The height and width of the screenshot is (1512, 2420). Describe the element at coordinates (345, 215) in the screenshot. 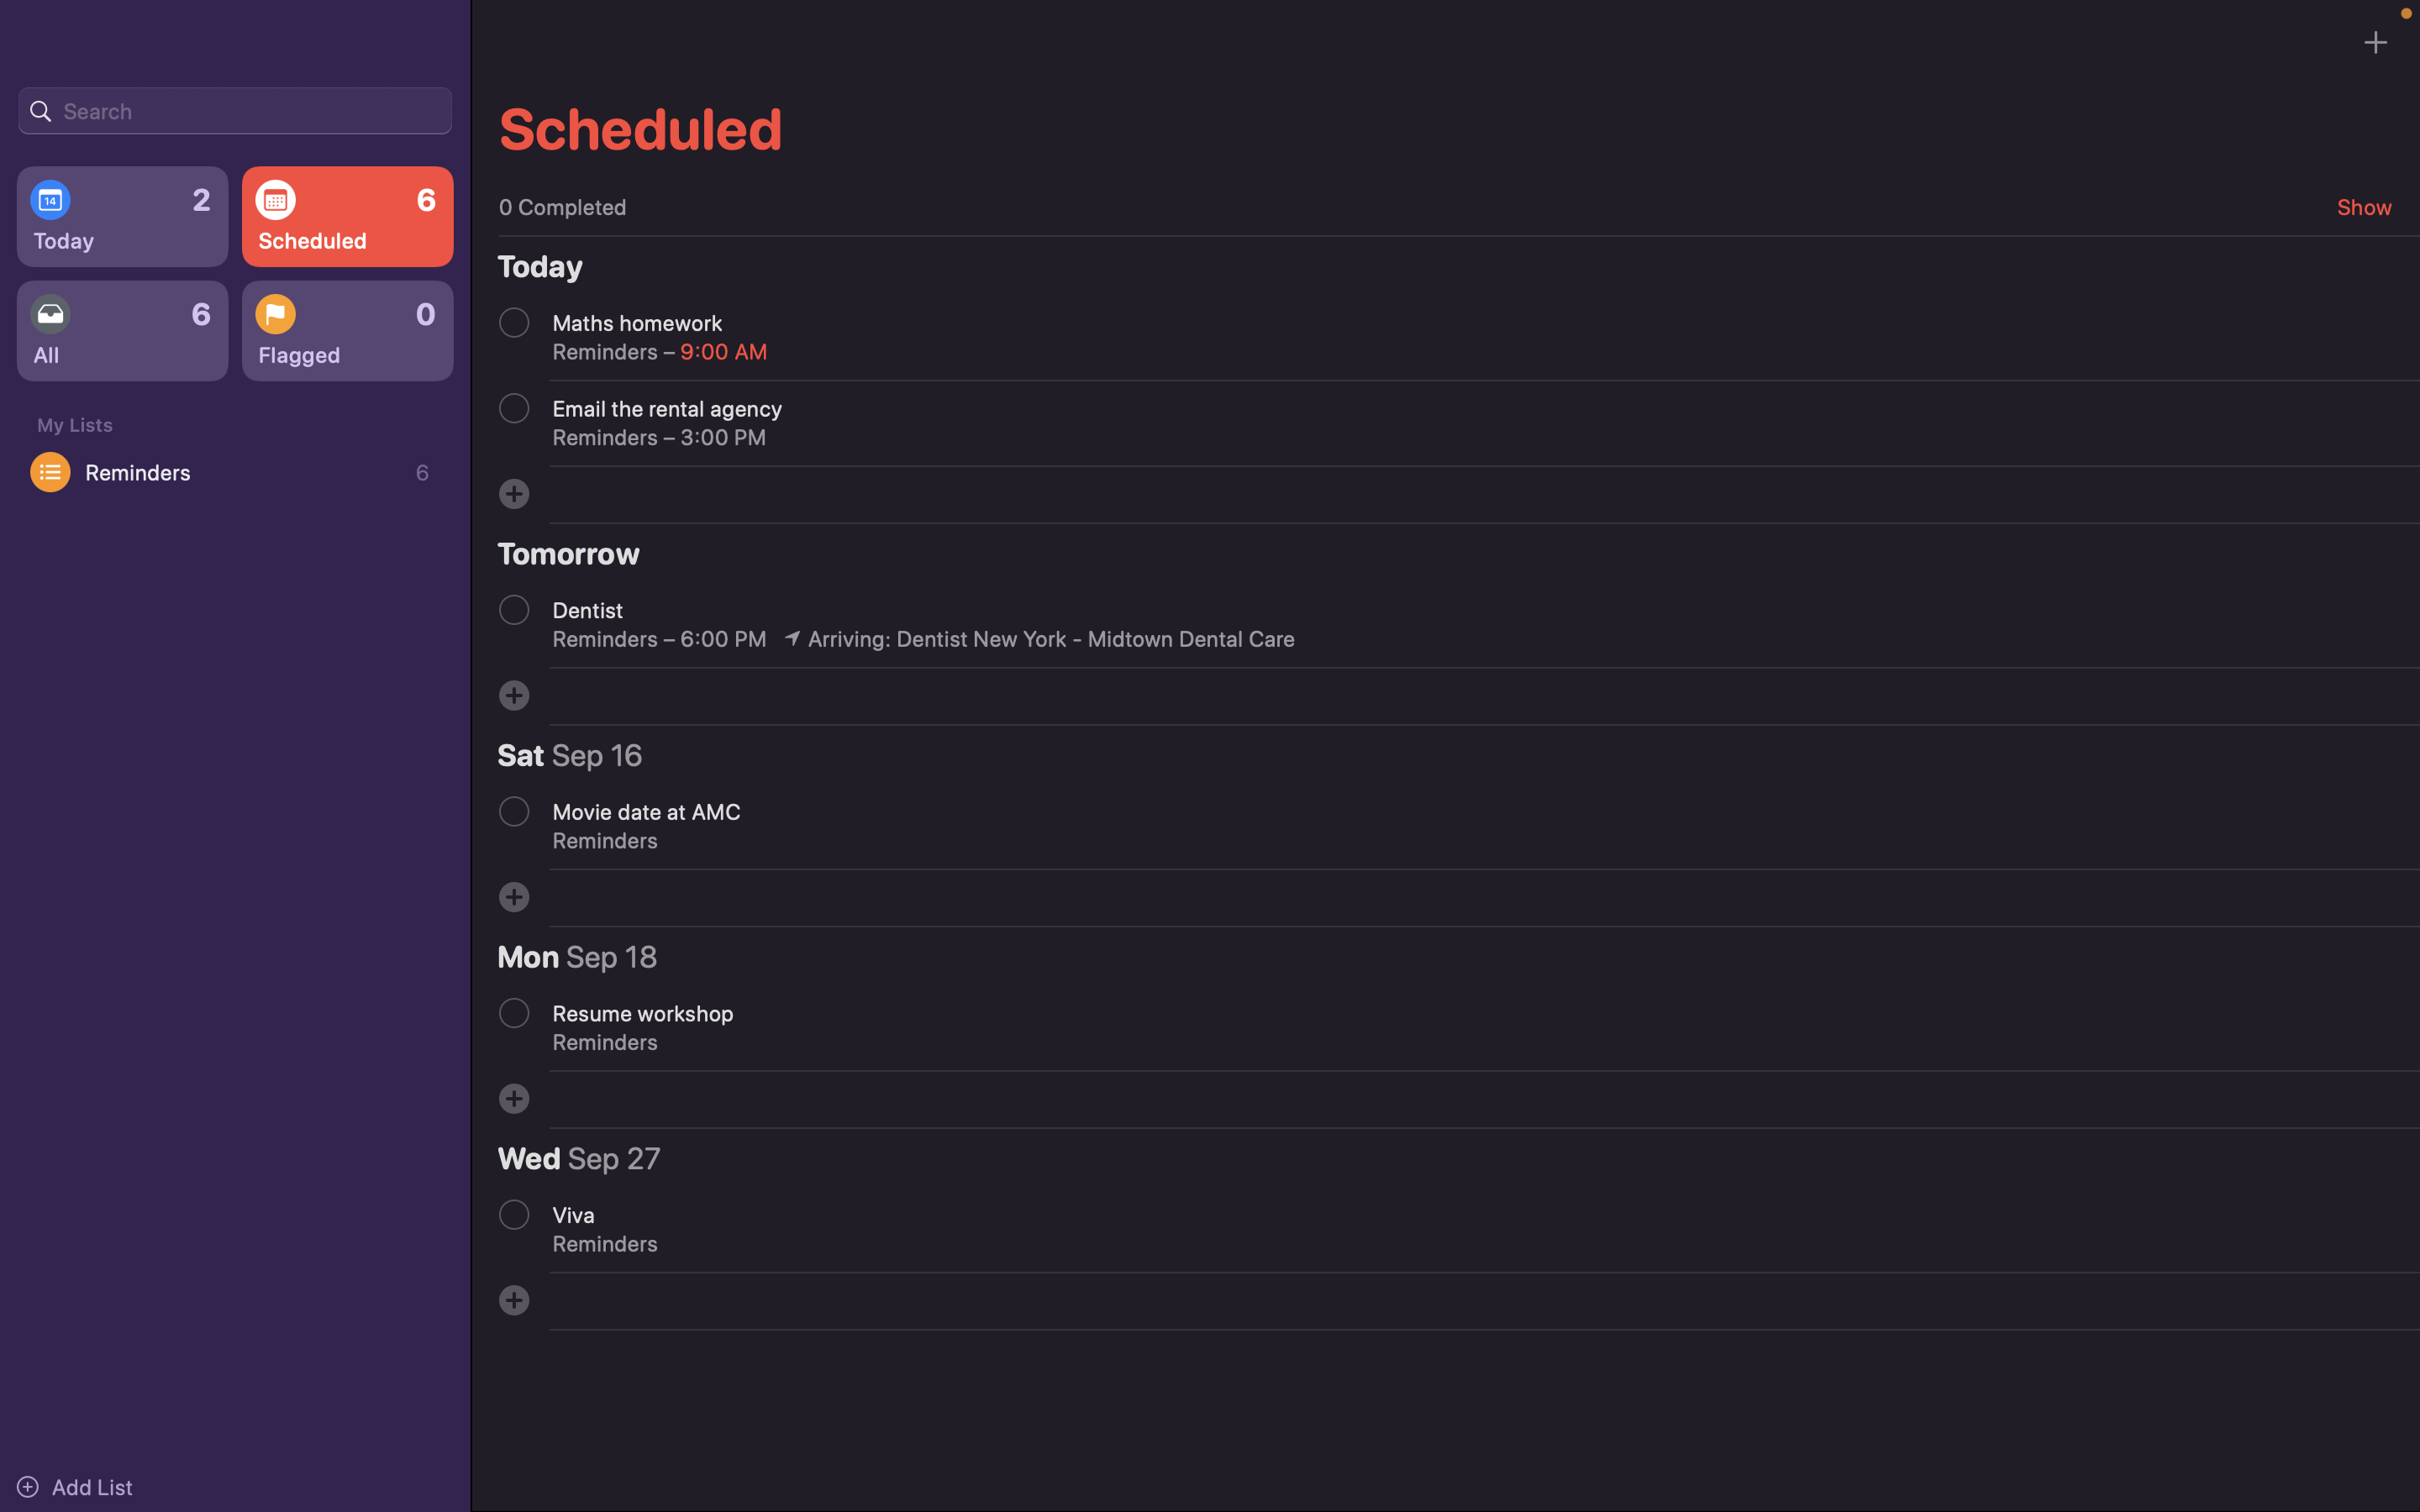

I see `all upcoming scheduled events` at that location.